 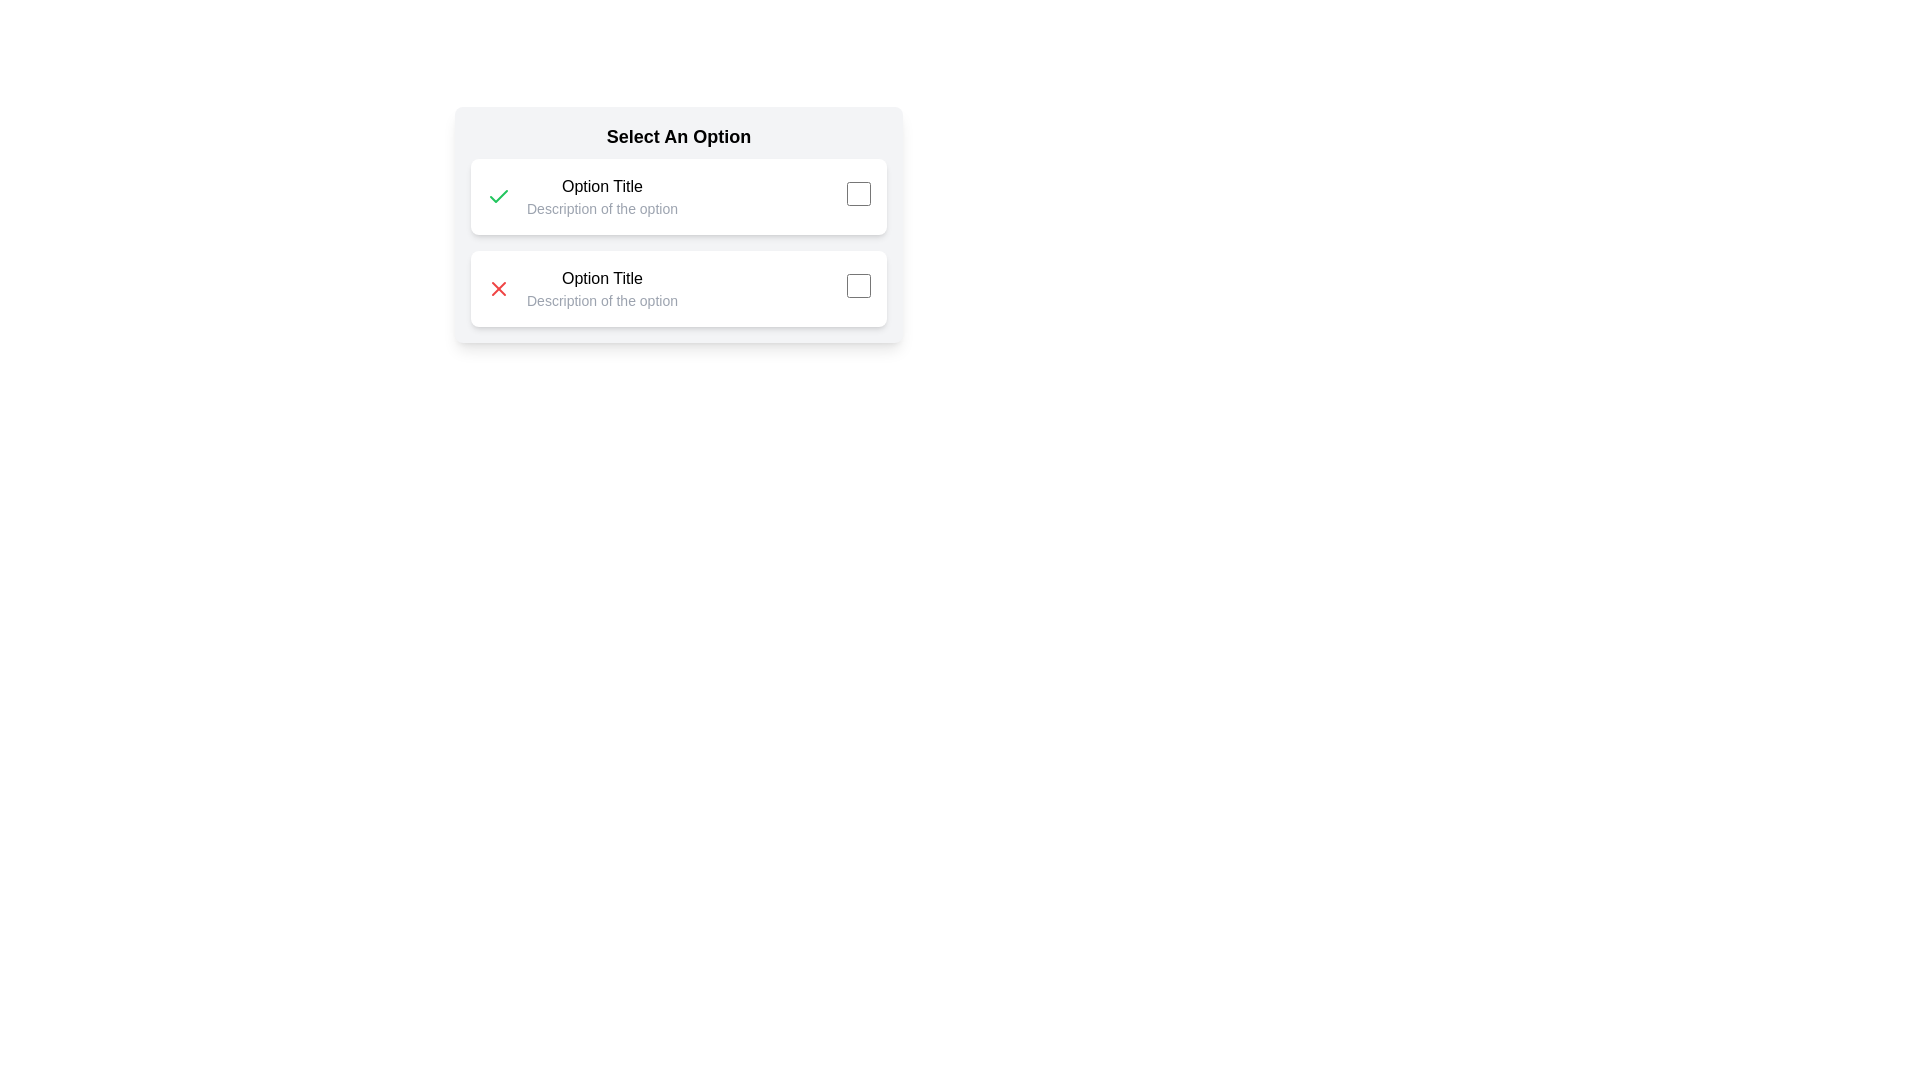 What do you see at coordinates (499, 196) in the screenshot?
I see `the checkmark icon indicating the selected state for the option in the list, located to the left of 'Option Title'` at bounding box center [499, 196].